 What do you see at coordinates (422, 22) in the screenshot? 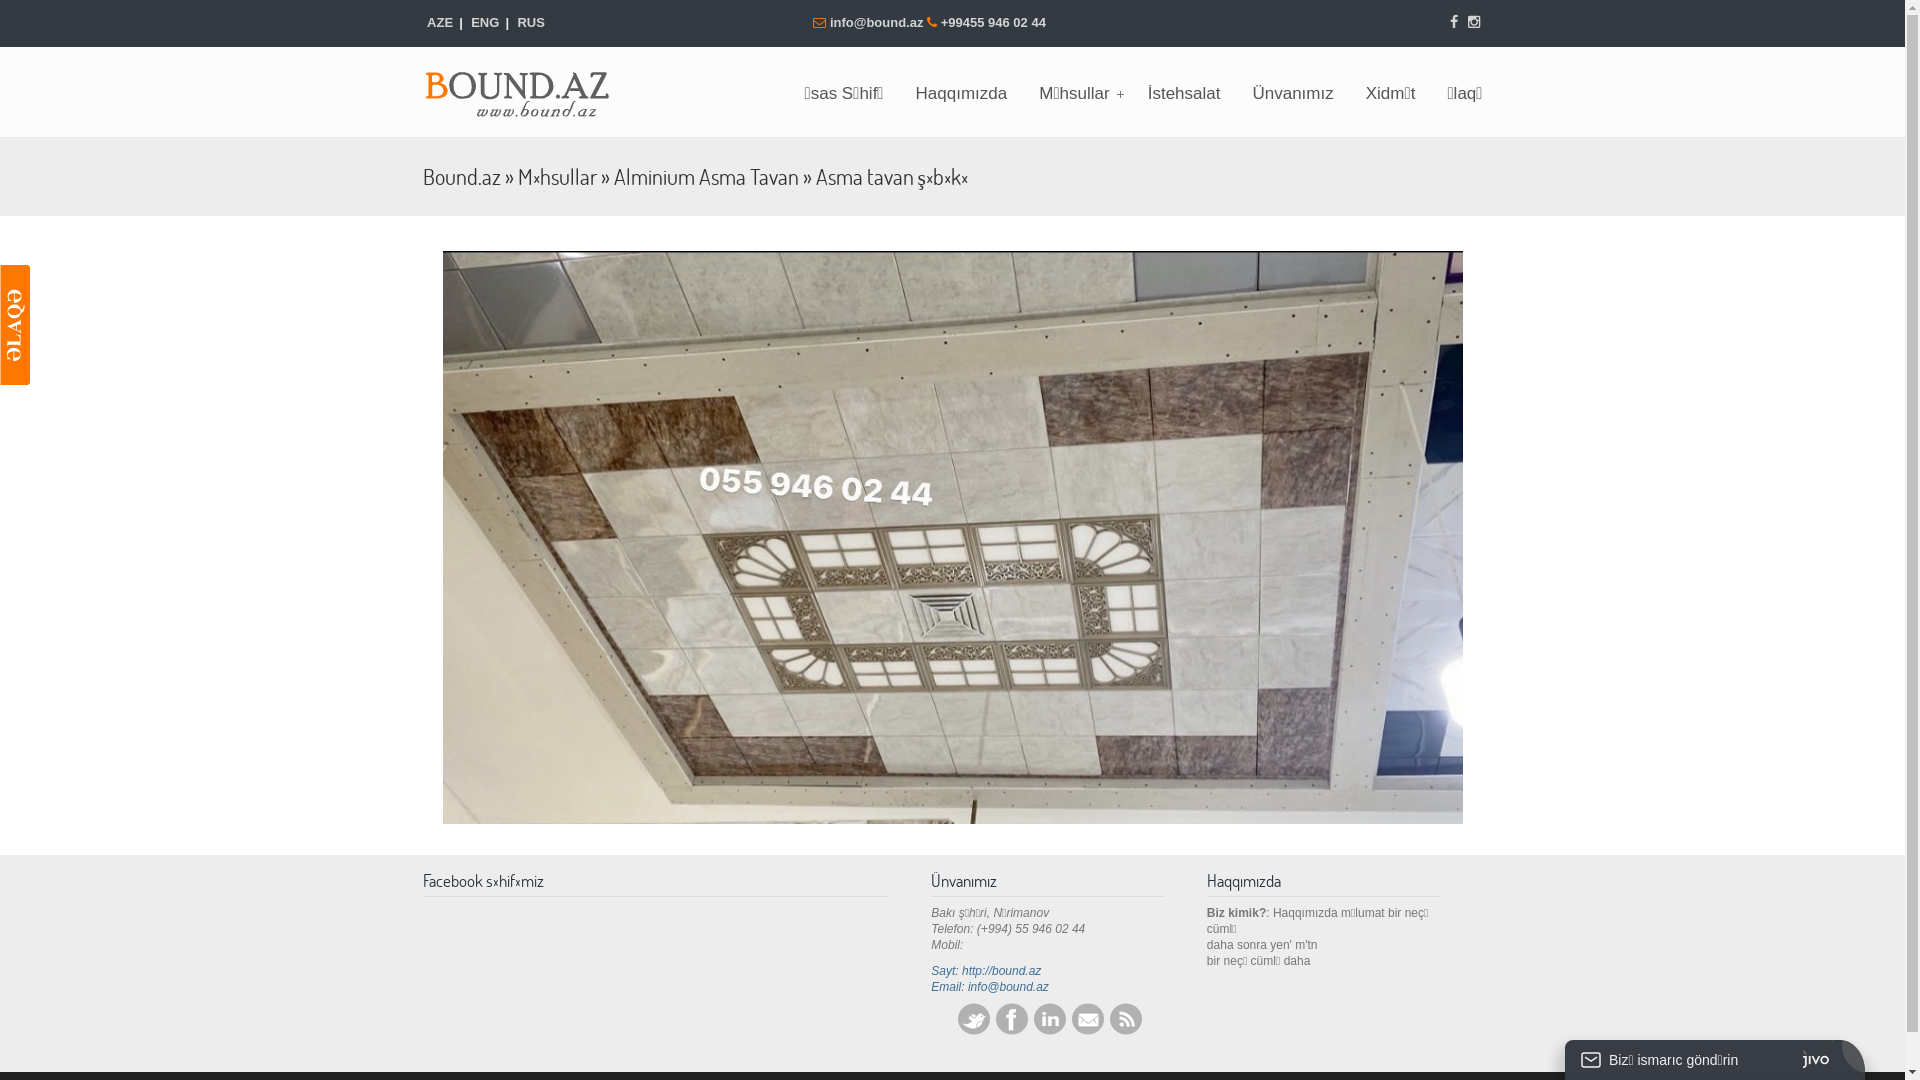
I see `'AZE'` at bounding box center [422, 22].